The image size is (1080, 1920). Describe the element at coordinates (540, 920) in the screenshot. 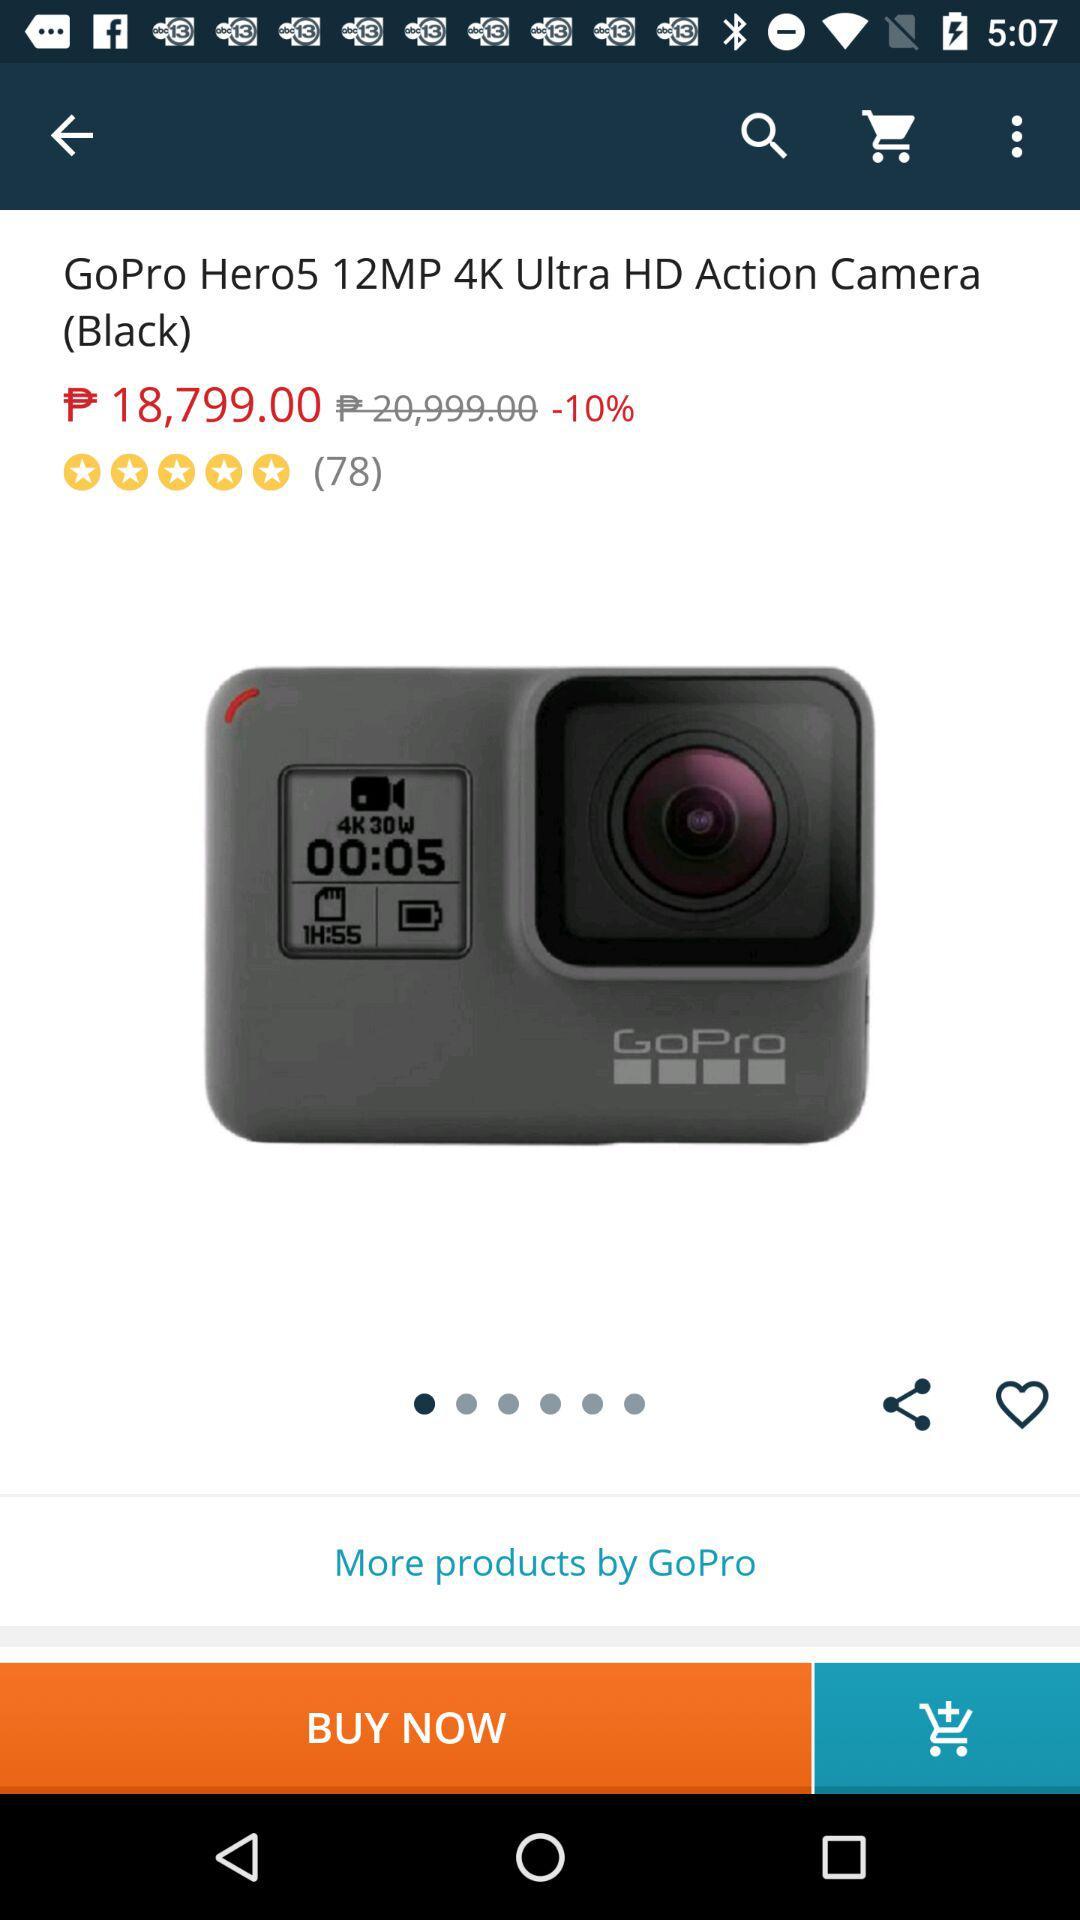

I see `the item at the center` at that location.